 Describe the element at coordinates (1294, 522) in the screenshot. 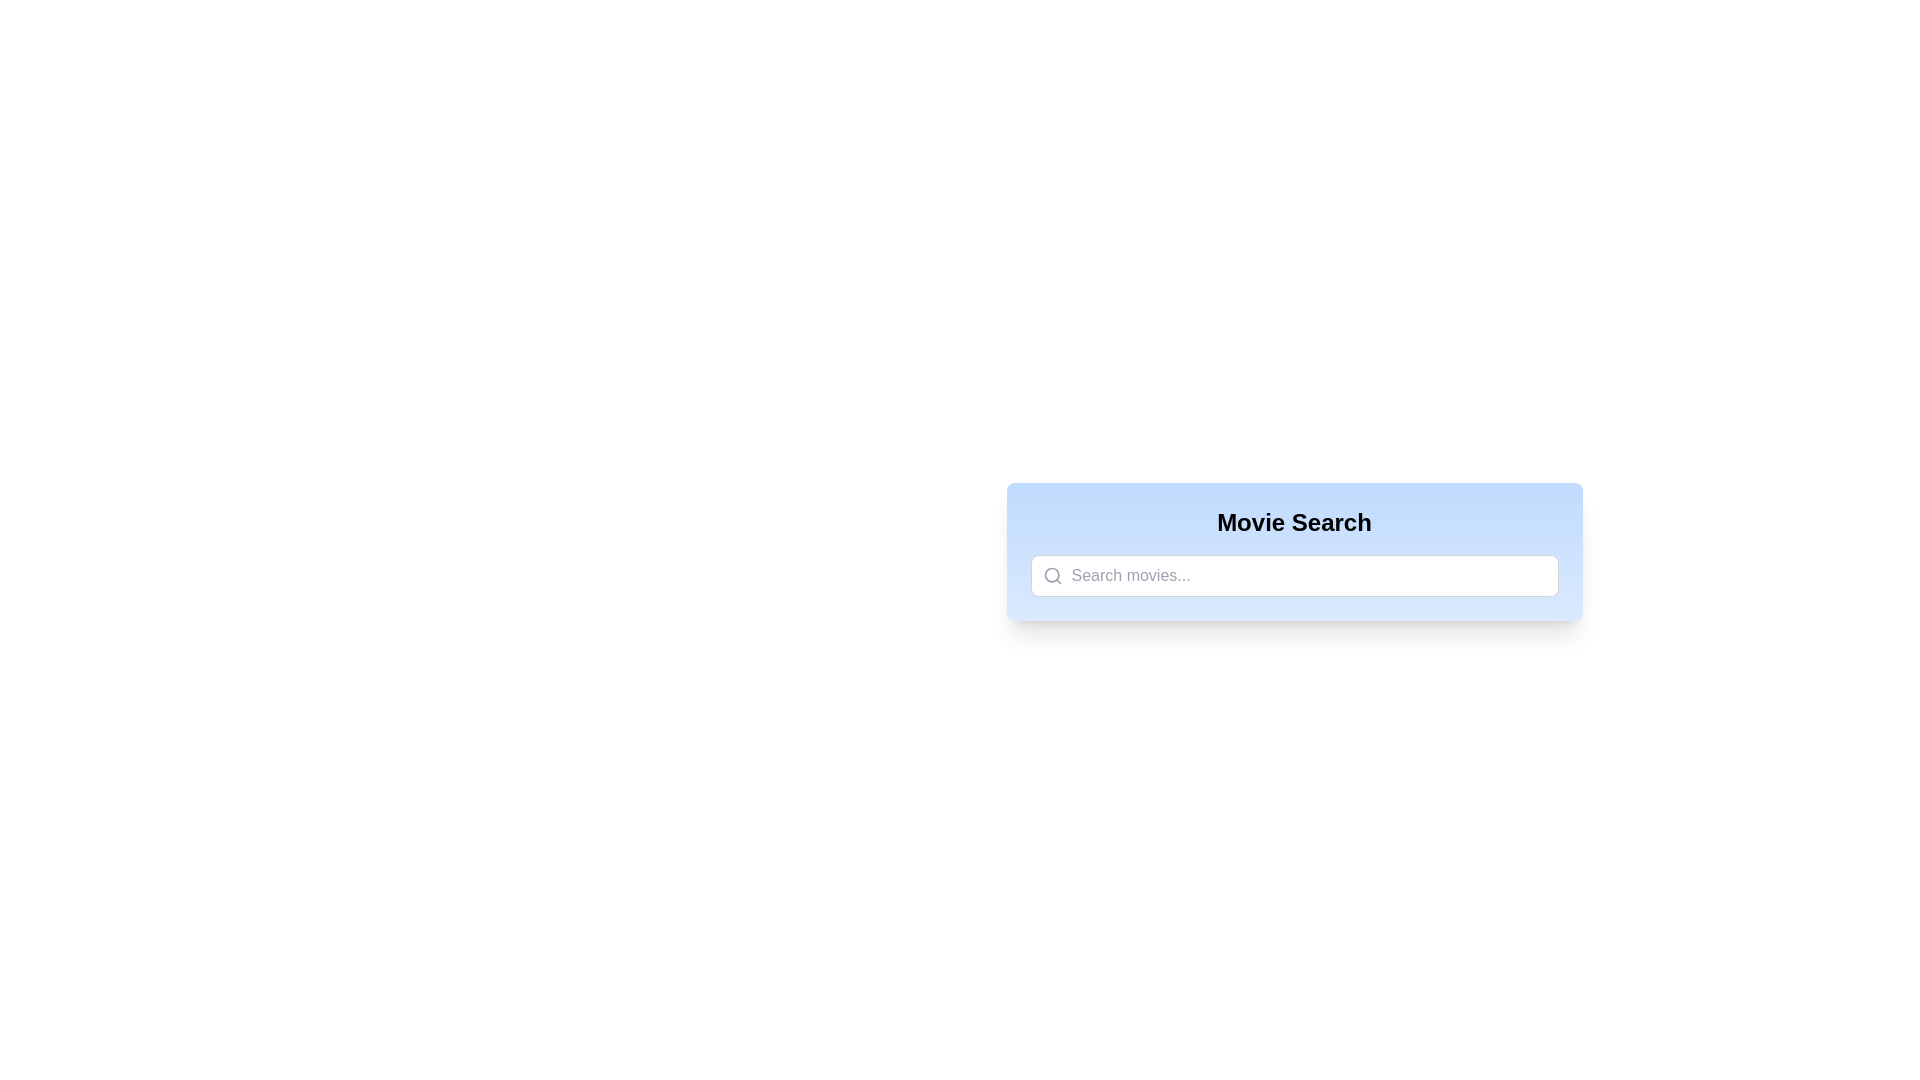

I see `the bold text label displaying 'Movie Search', which is located at the top of a light blue rounded rectangular interface box, above a search bar` at that location.